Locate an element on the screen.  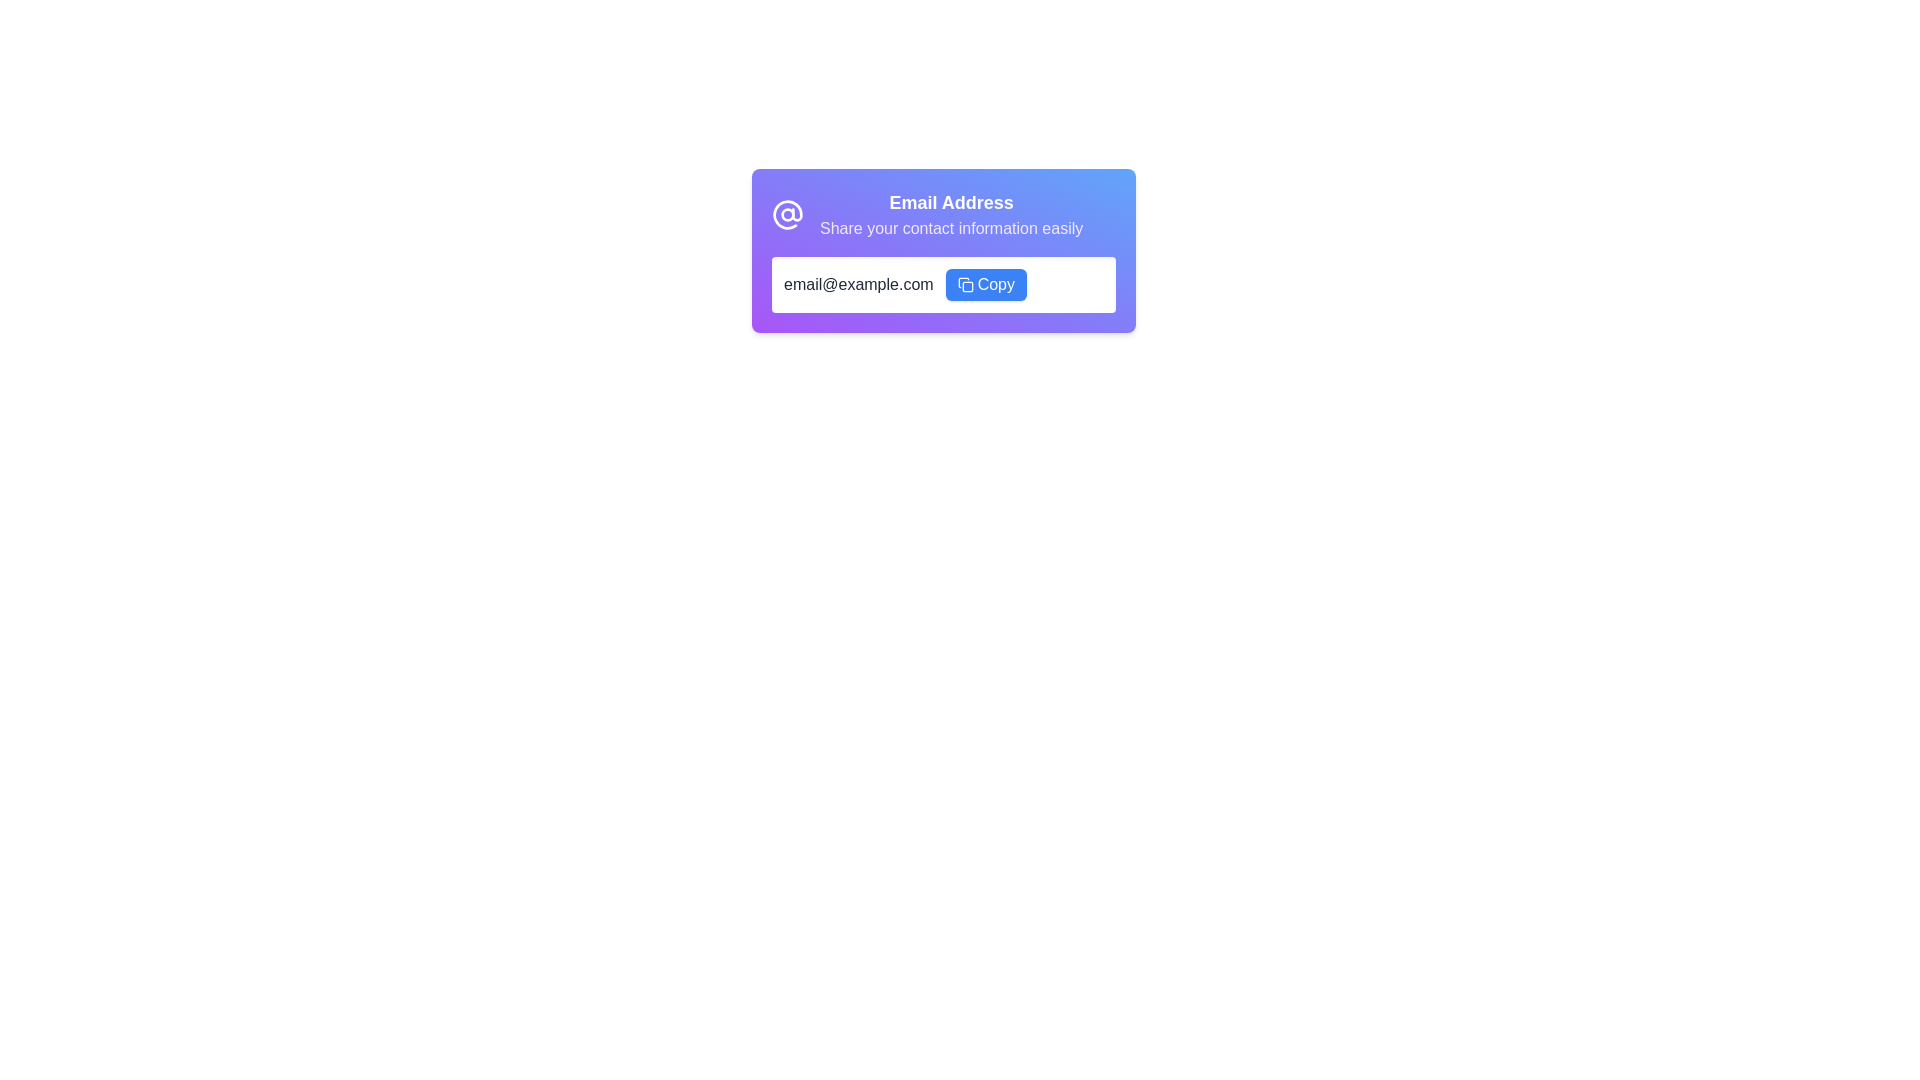
the small rounded rectangle icon that is part of the 'Copy' button, which is positioned to the right of a text input field is located at coordinates (967, 286).